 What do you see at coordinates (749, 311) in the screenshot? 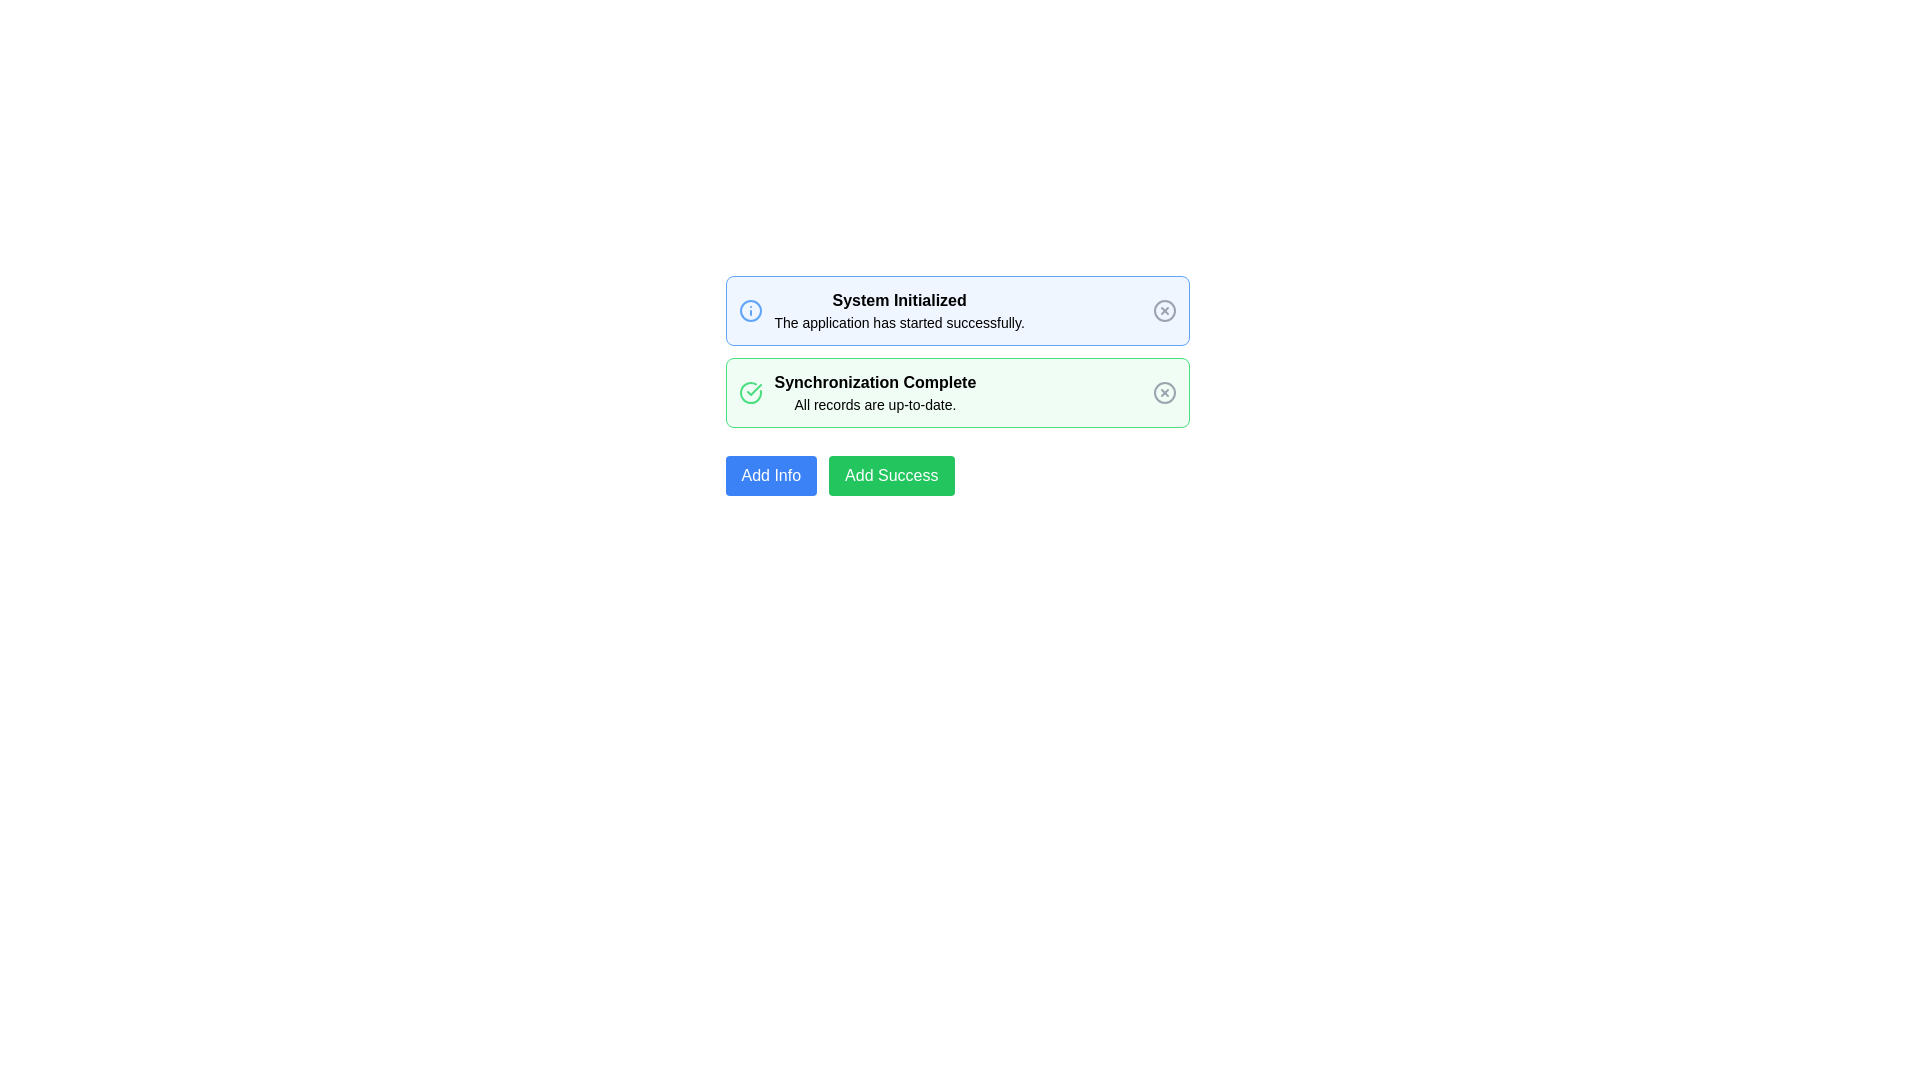
I see `the circle SVG graphic representing an information icon within the 'System Initialized' notification card` at bounding box center [749, 311].